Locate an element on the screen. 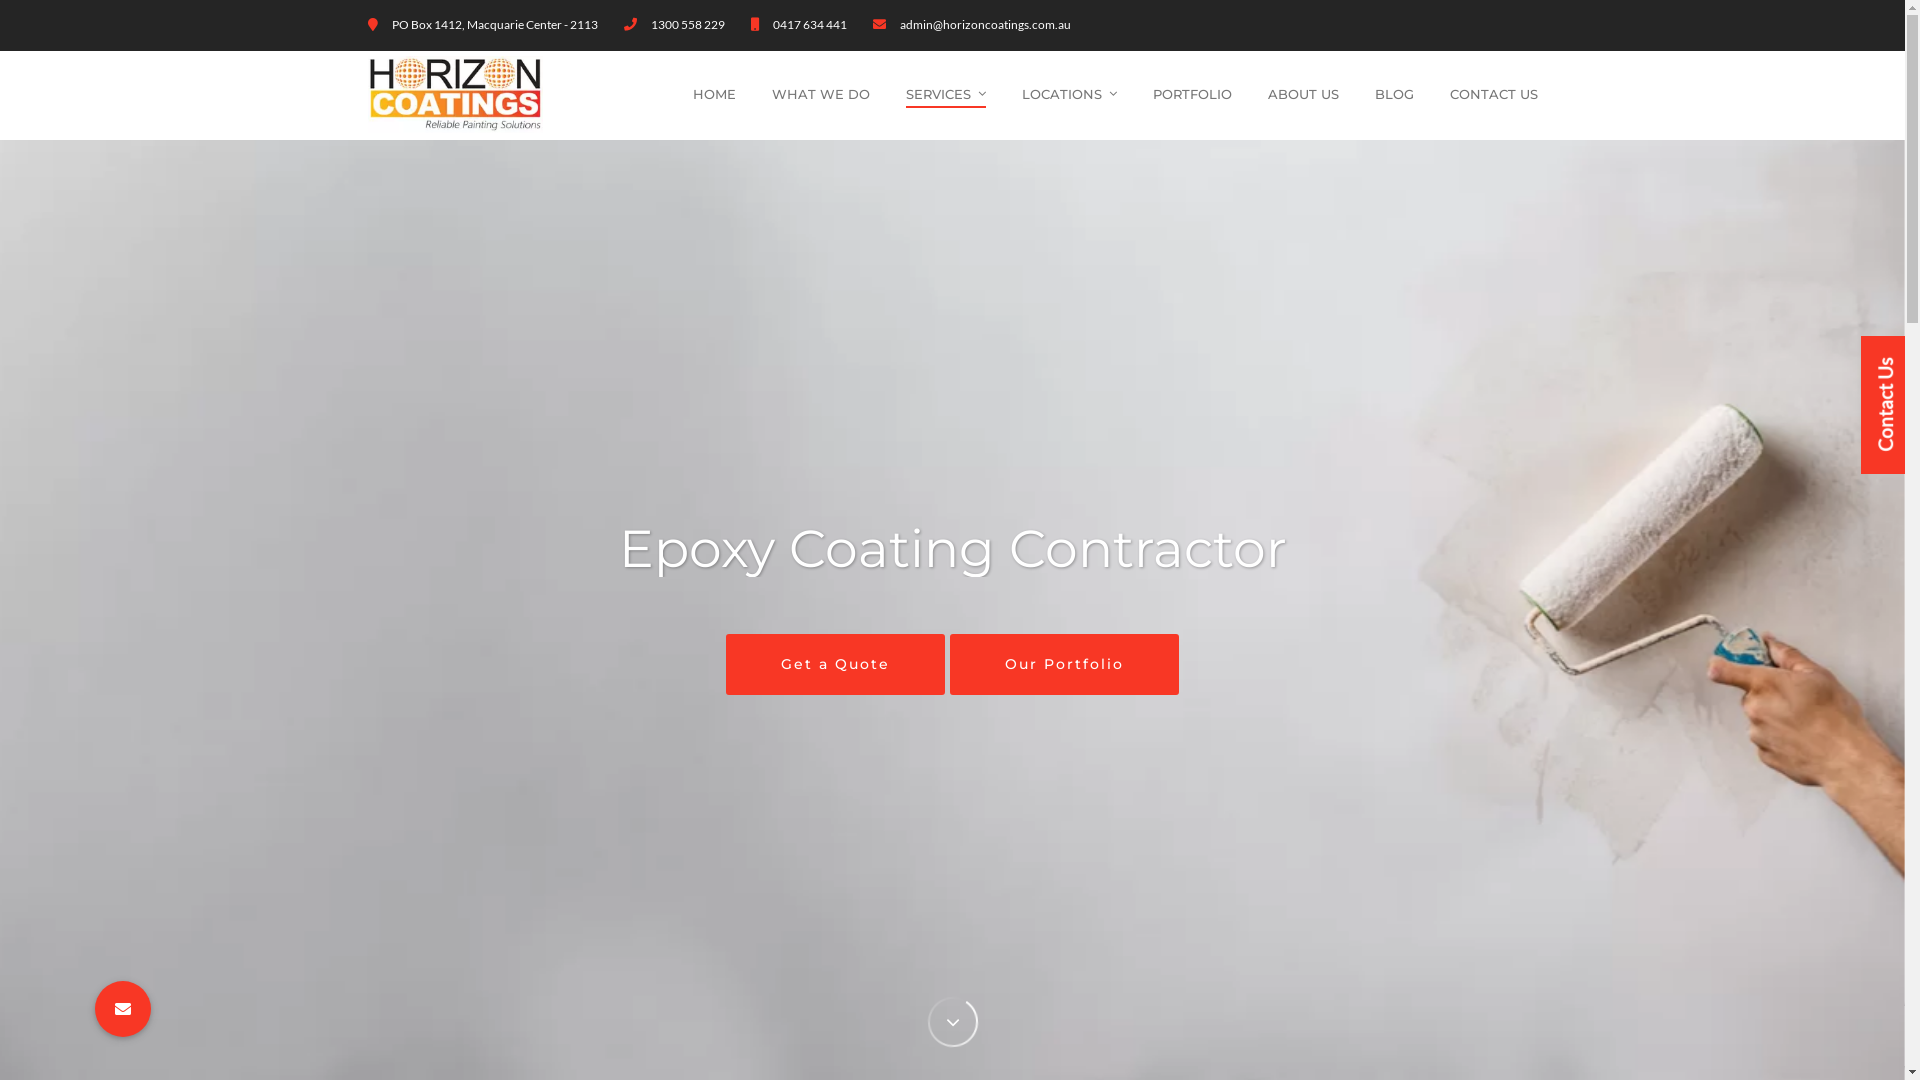 This screenshot has height=1080, width=1920. 'Our Portfolio' is located at coordinates (1063, 663).